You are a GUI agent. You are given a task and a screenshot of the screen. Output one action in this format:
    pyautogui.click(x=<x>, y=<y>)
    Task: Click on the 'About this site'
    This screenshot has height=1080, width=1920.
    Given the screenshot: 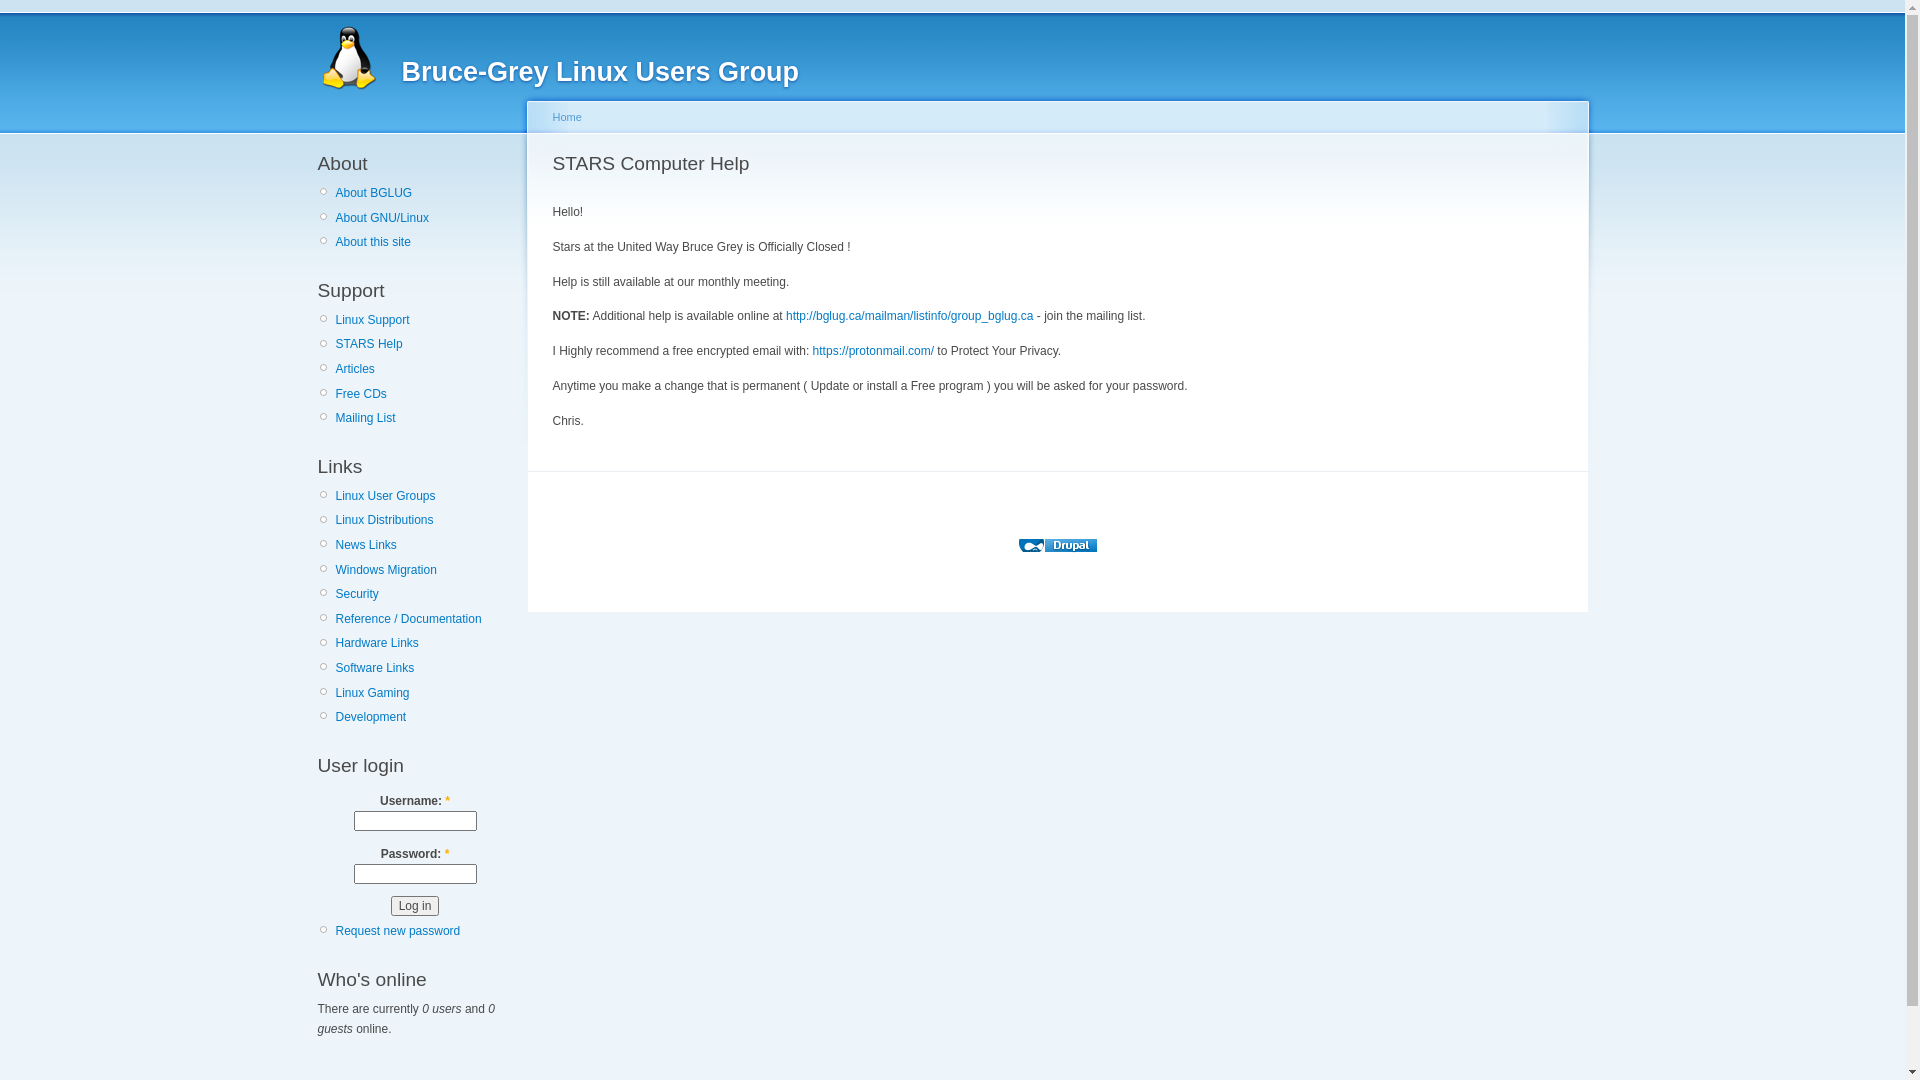 What is the action you would take?
    pyautogui.click(x=423, y=241)
    